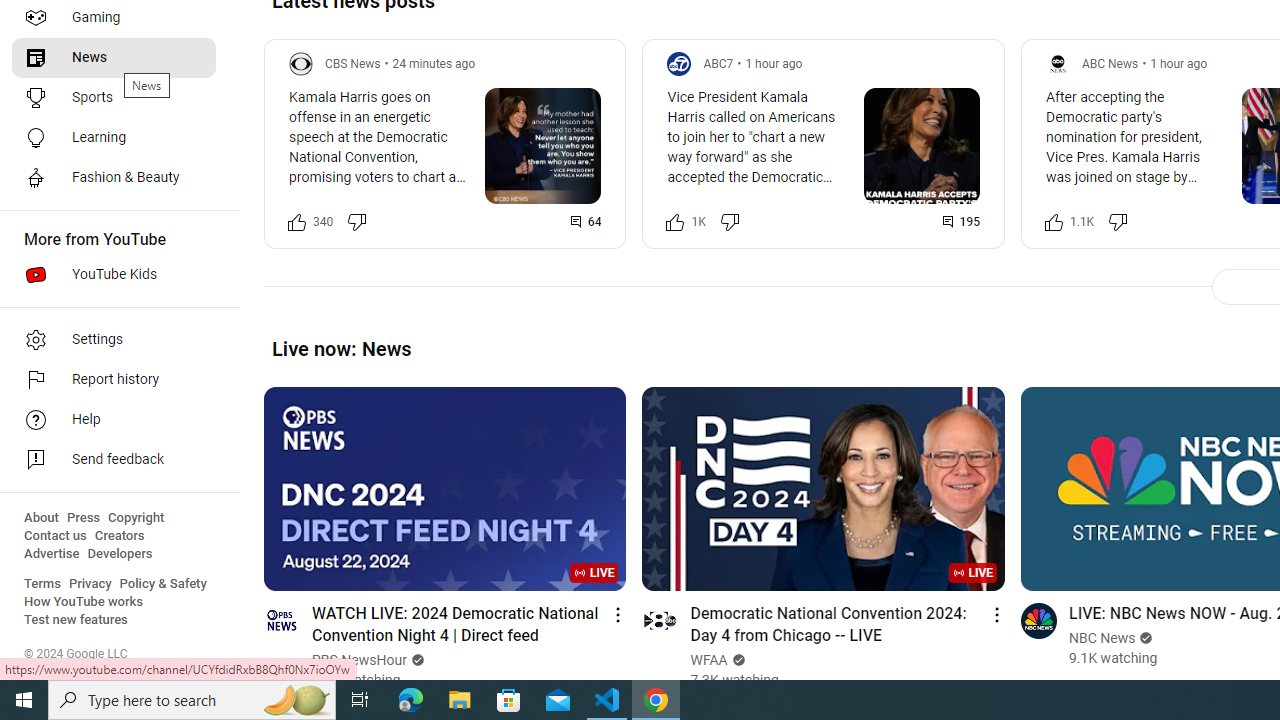  Describe the element at coordinates (55, 535) in the screenshot. I see `'Contact us'` at that location.